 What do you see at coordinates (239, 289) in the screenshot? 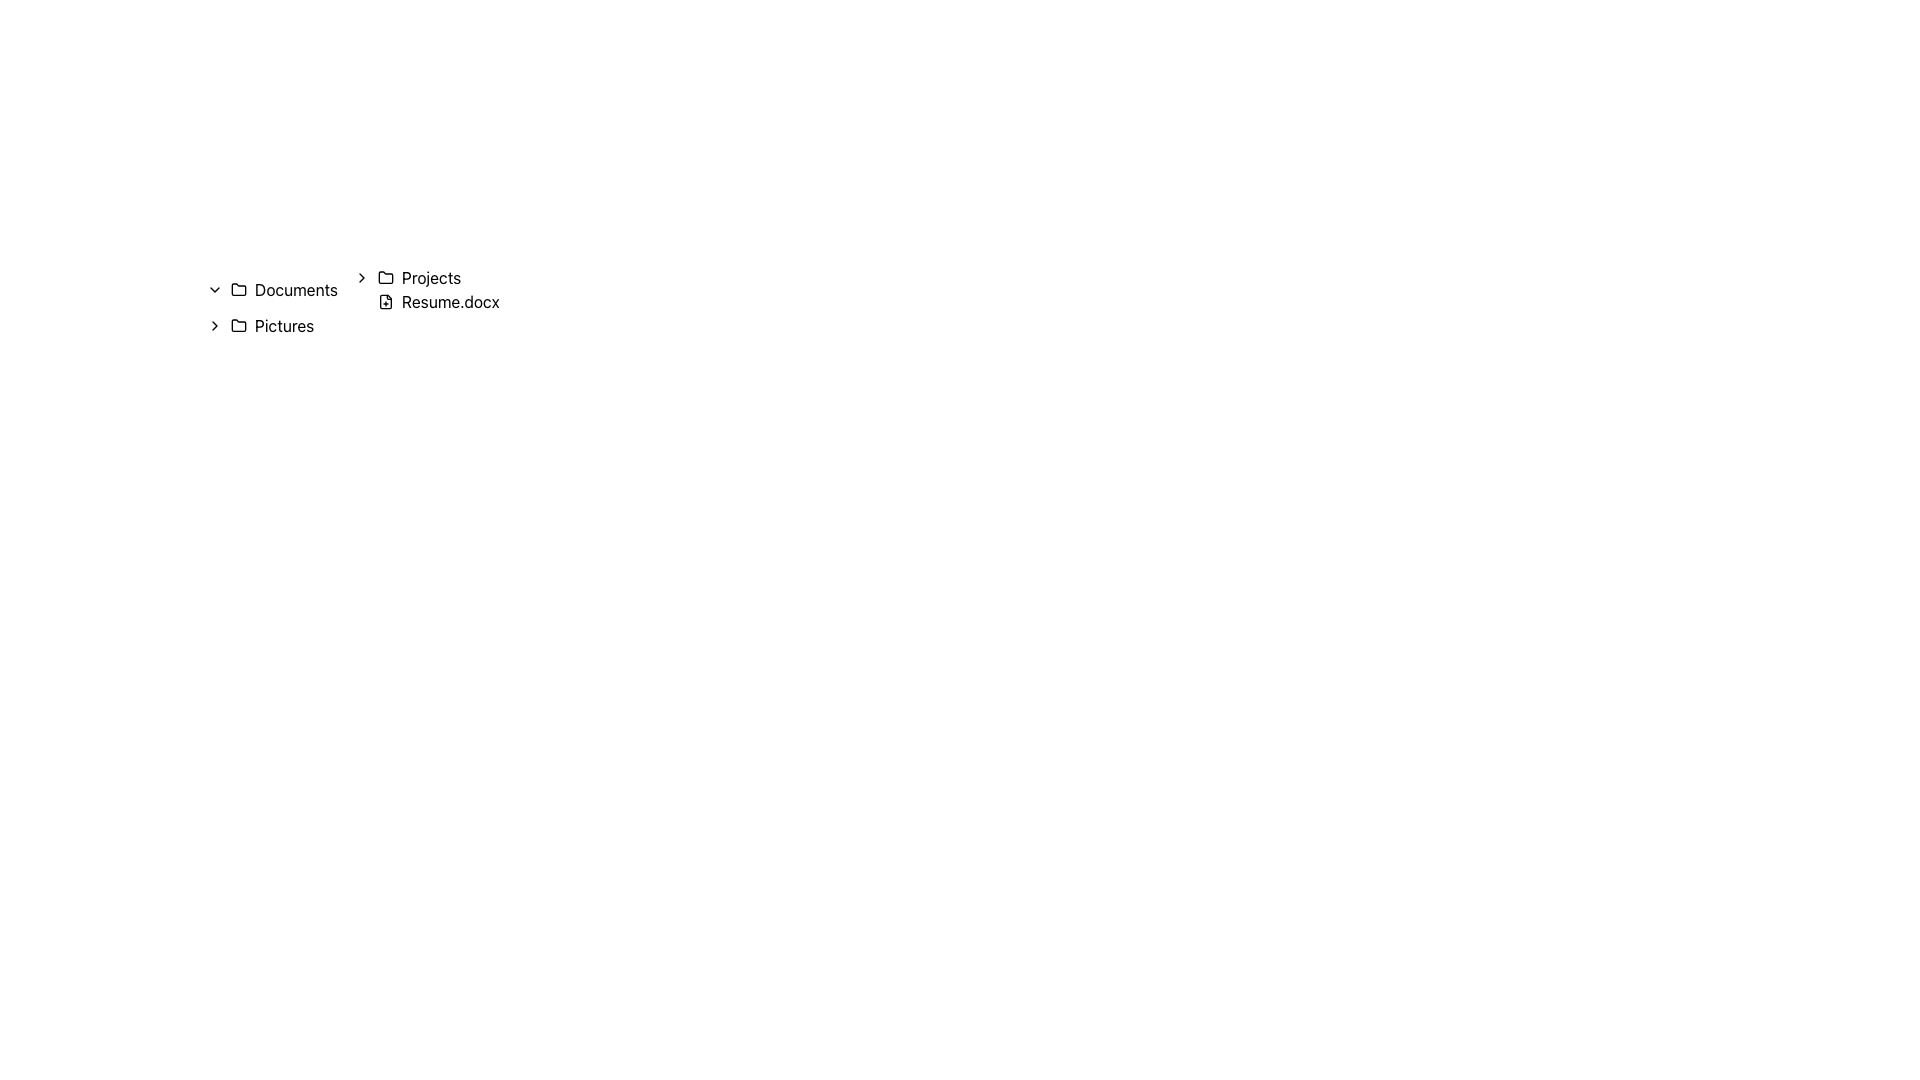
I see `the folder icon next to the 'Documents' text` at bounding box center [239, 289].